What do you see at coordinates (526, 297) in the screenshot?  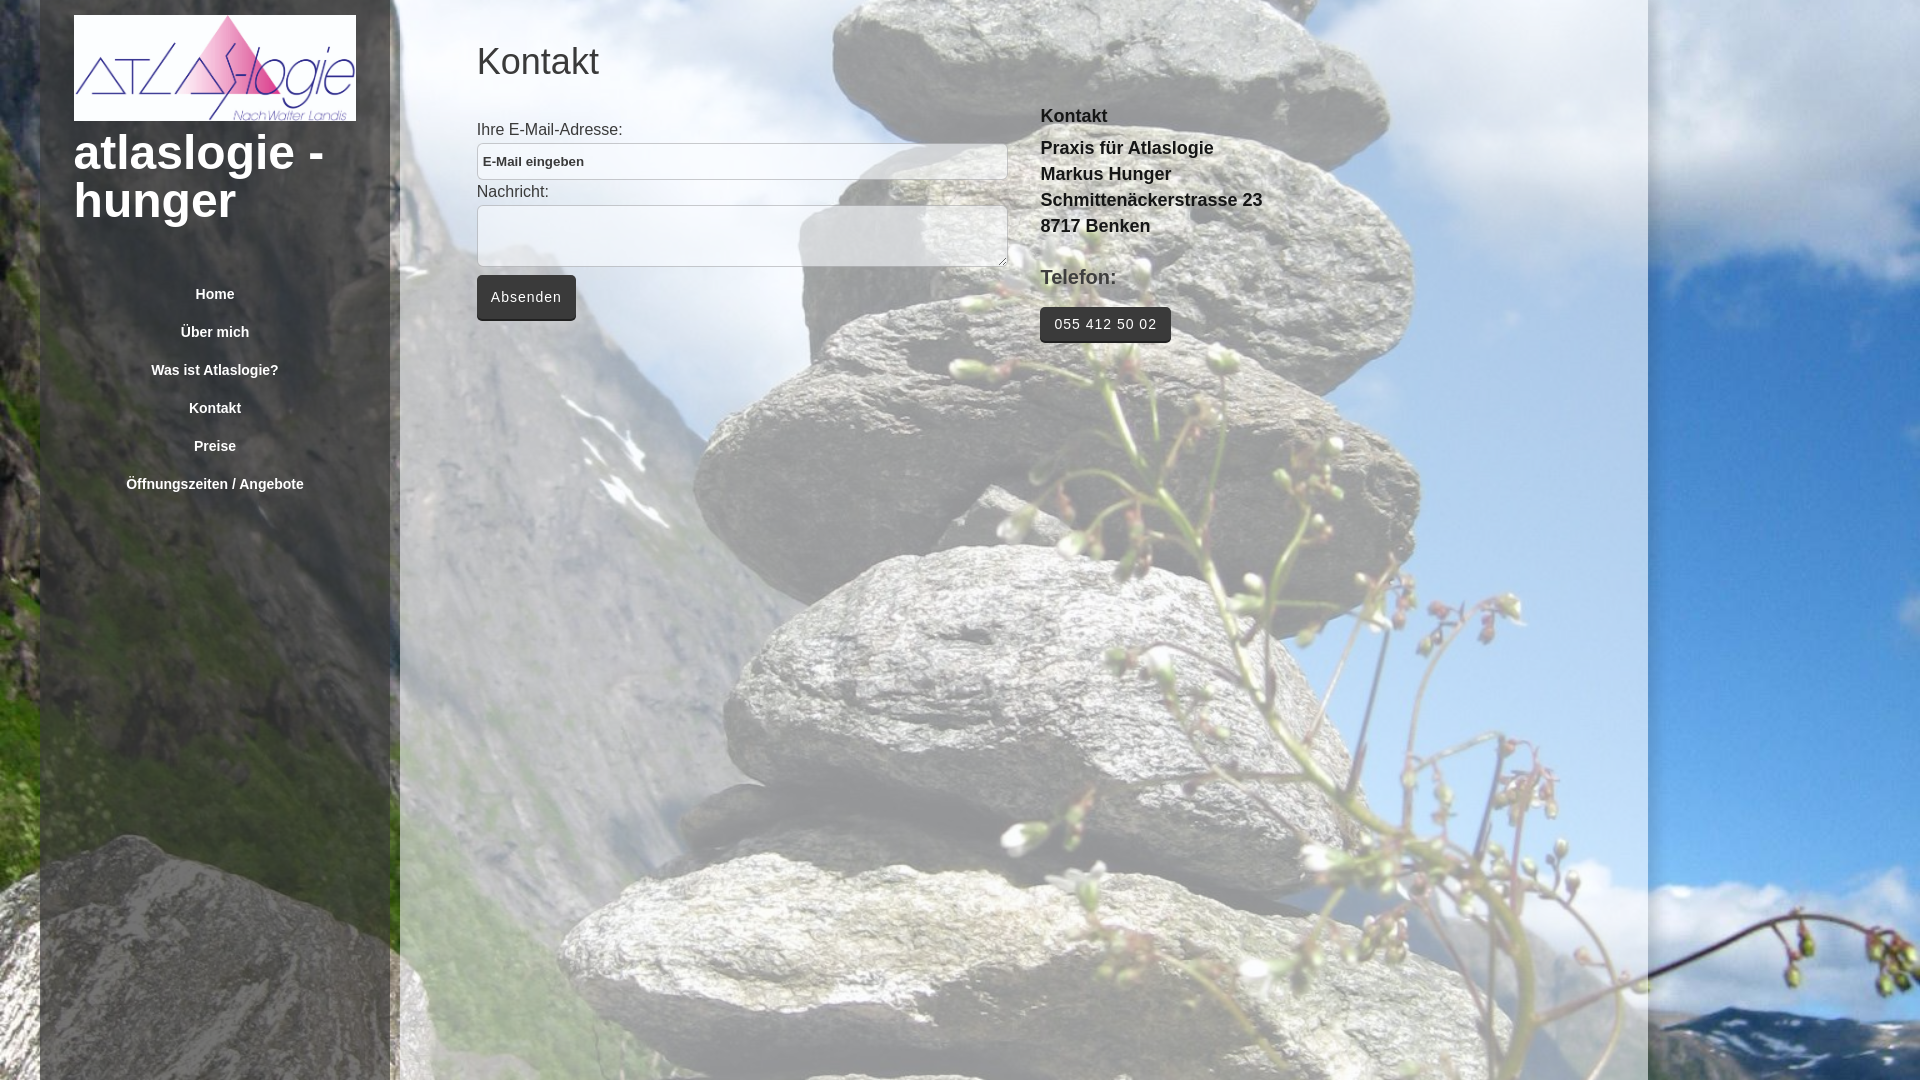 I see `'Absenden'` at bounding box center [526, 297].